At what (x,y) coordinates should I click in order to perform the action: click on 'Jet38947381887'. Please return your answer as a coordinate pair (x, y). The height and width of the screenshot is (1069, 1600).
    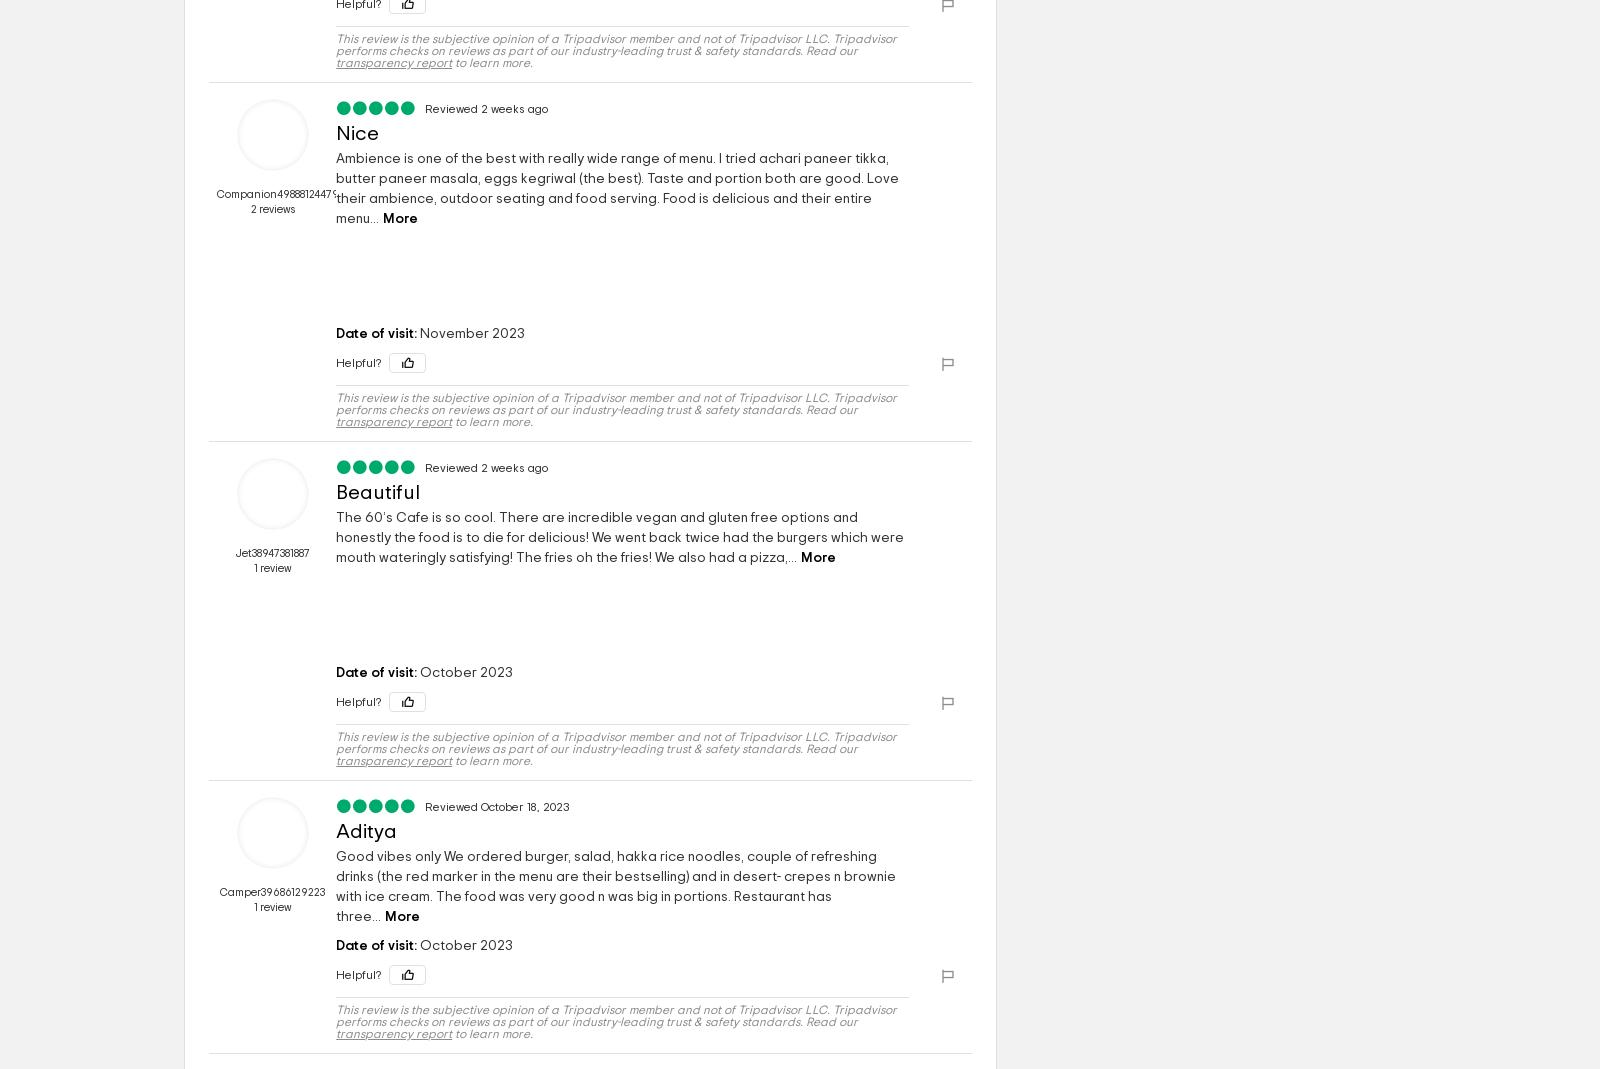
    Looking at the image, I should click on (272, 553).